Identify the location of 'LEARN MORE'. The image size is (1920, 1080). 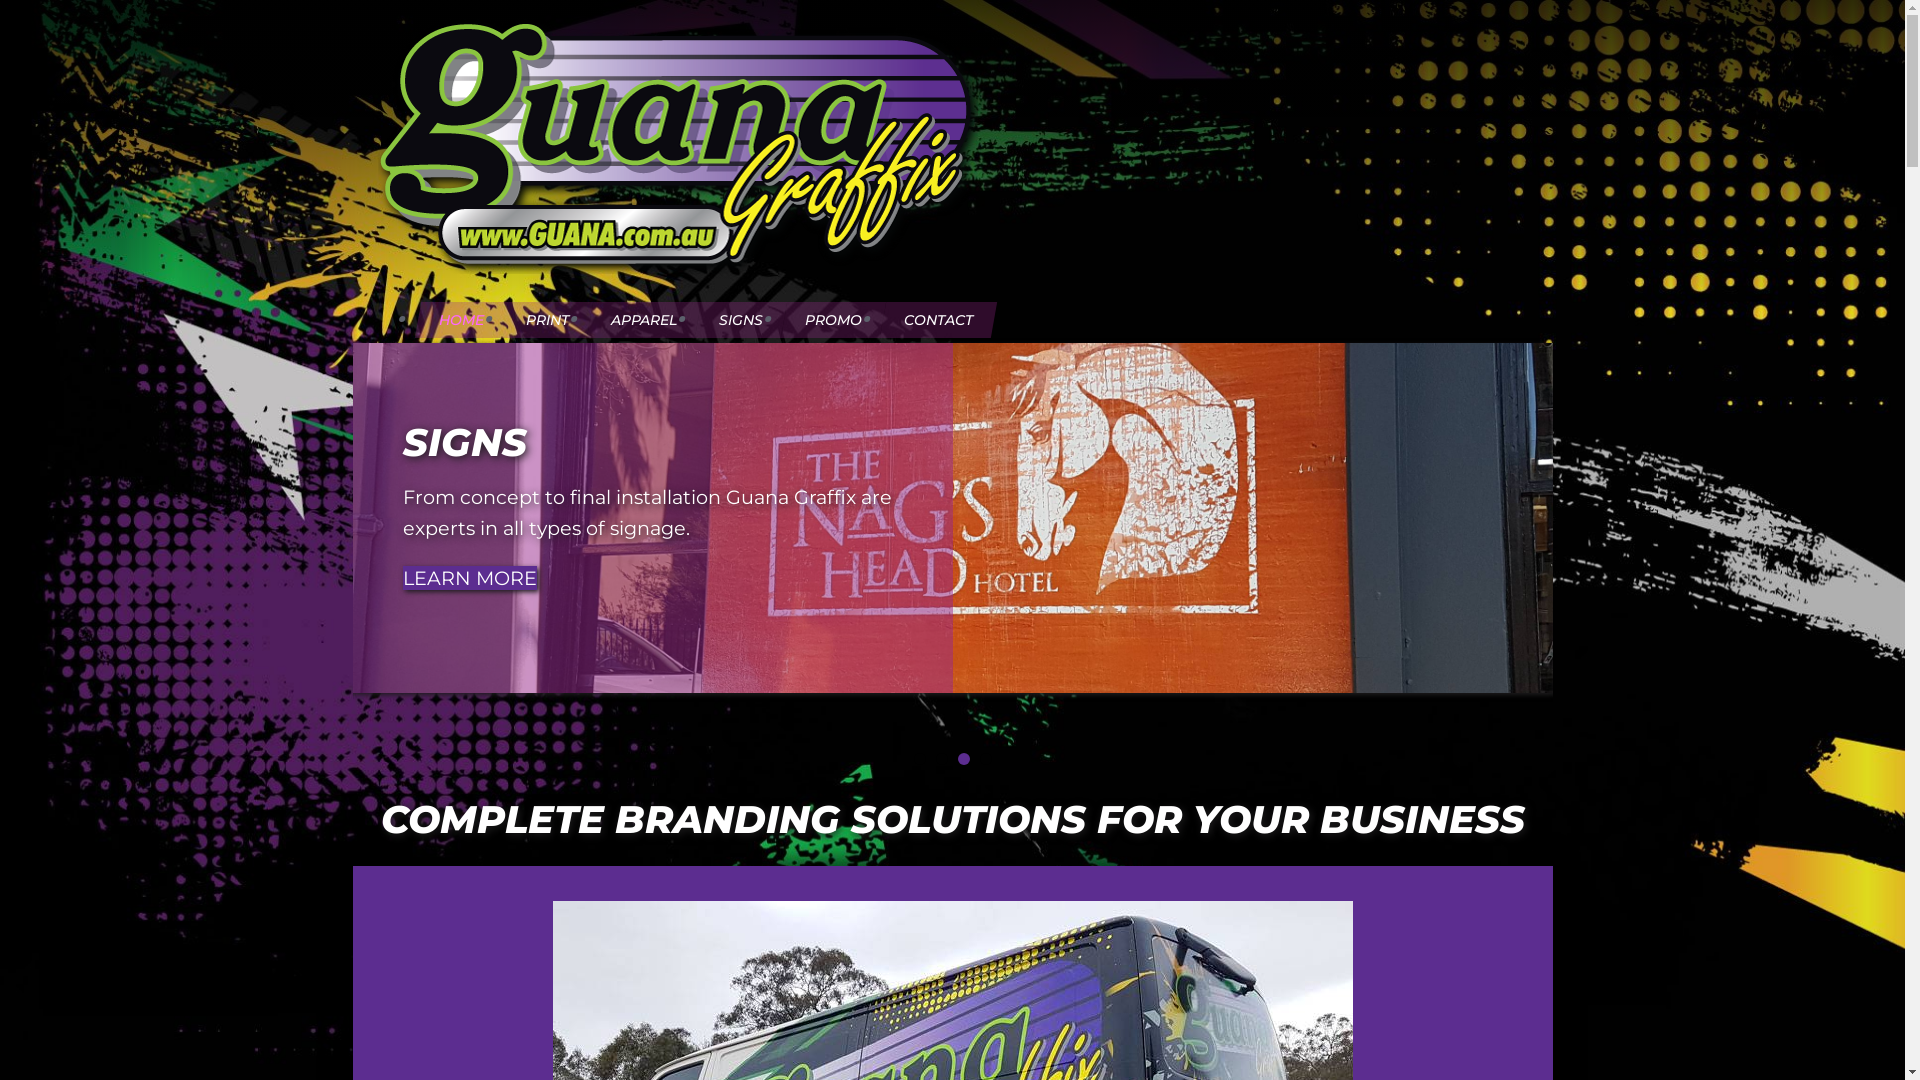
(401, 578).